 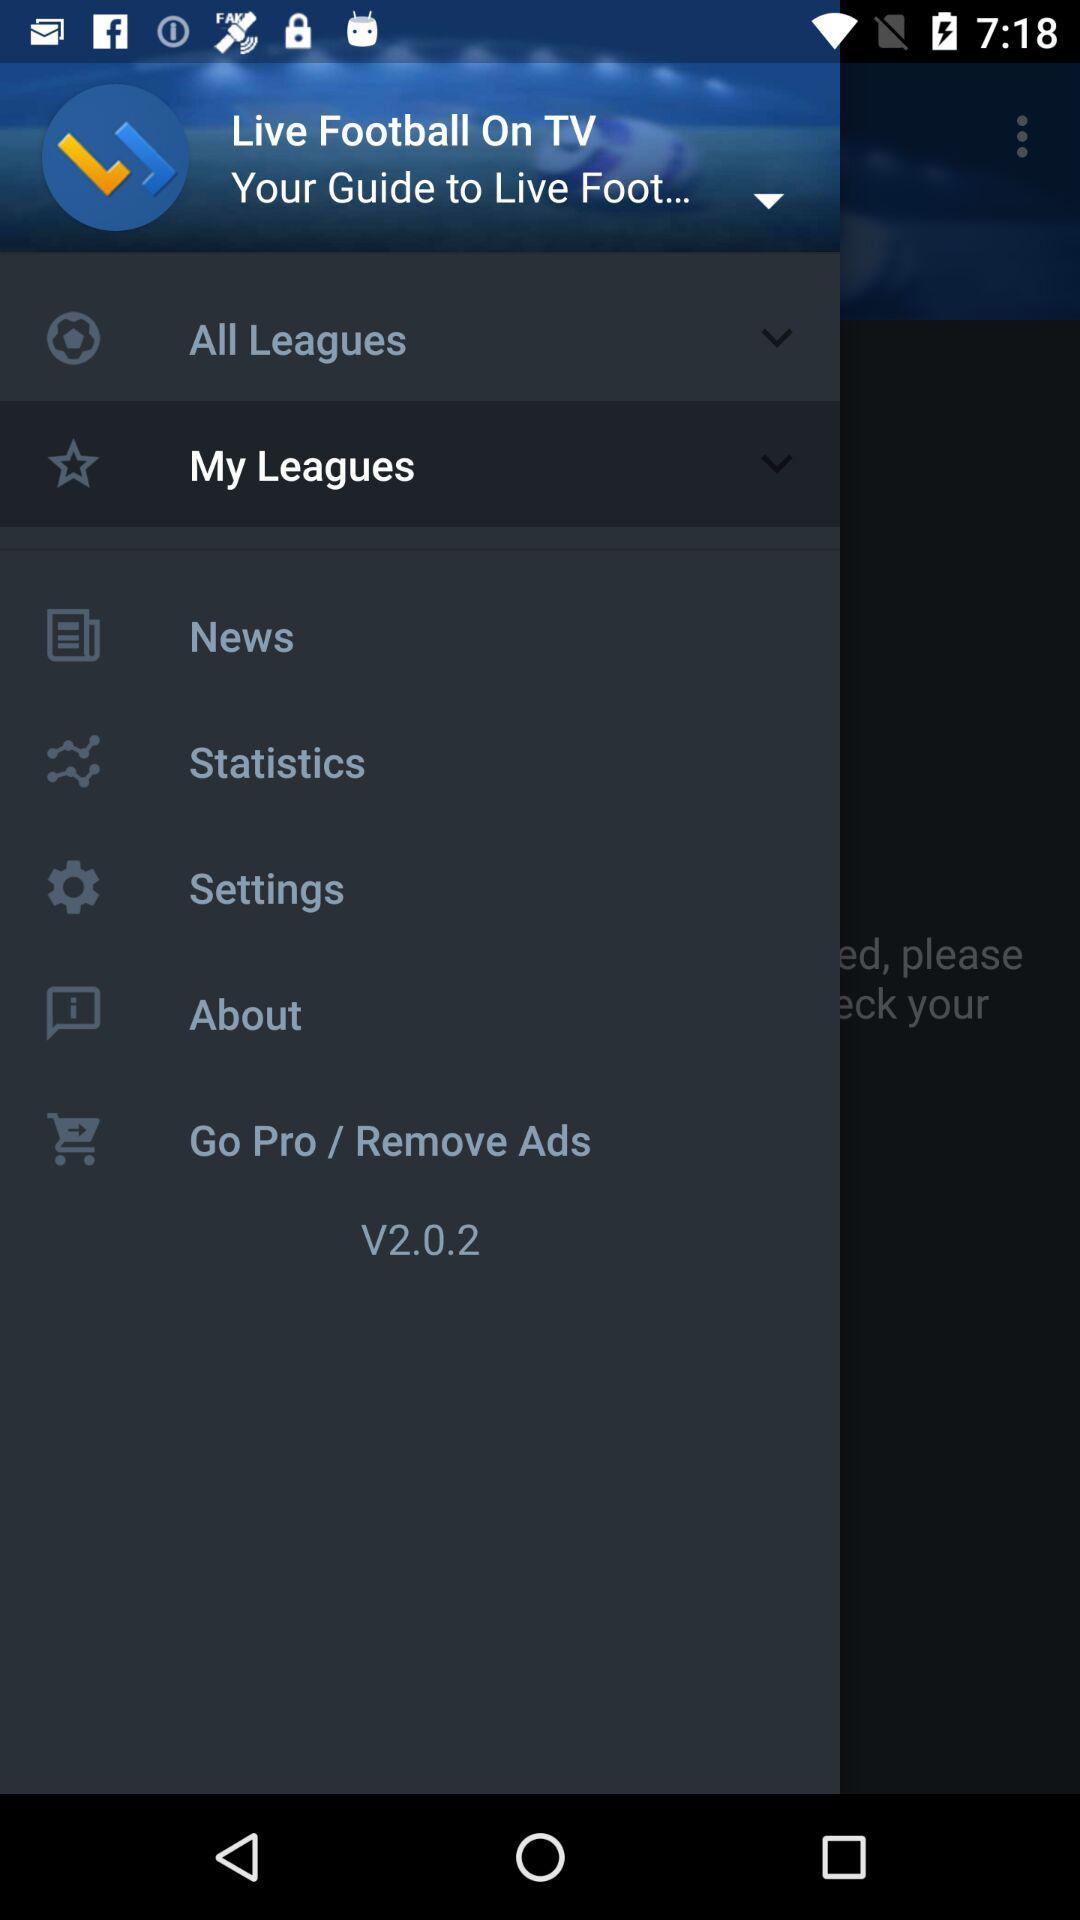 What do you see at coordinates (115, 156) in the screenshot?
I see `profile picture` at bounding box center [115, 156].